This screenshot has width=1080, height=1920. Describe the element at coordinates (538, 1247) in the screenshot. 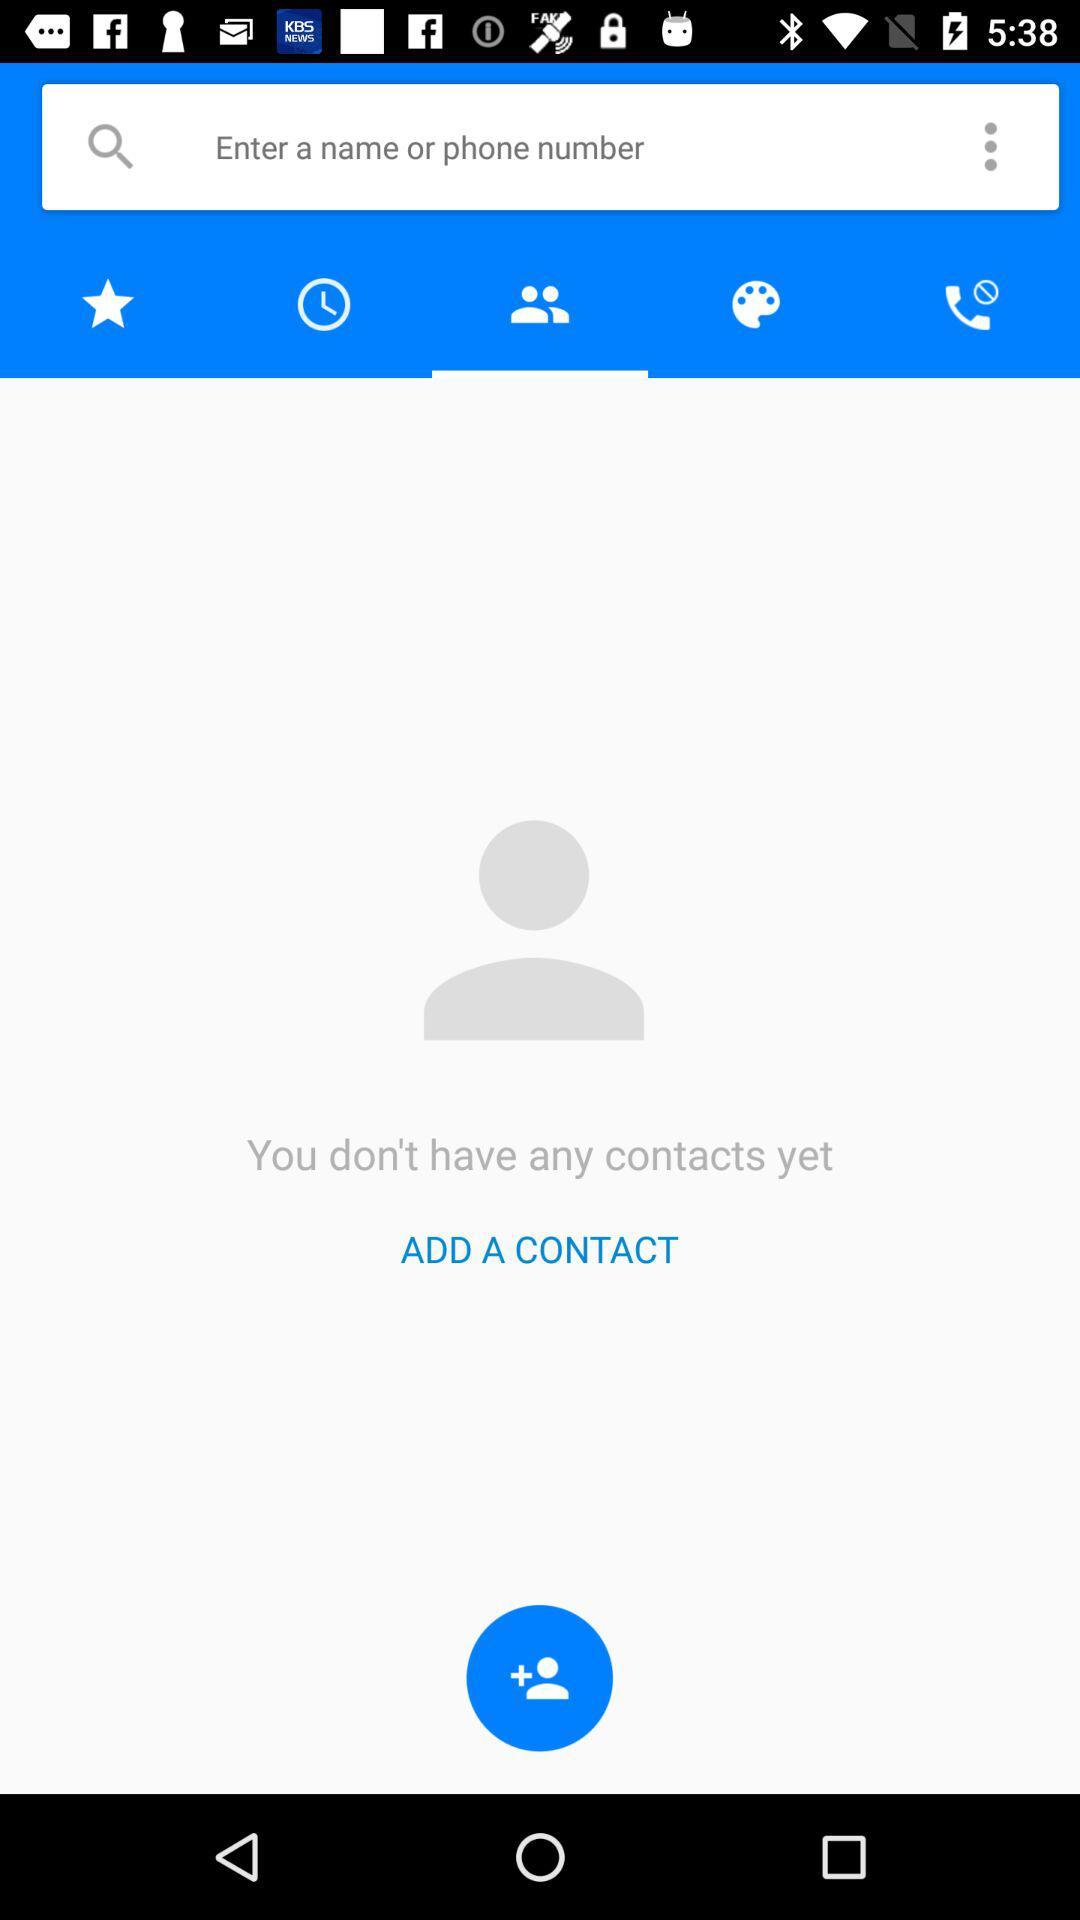

I see `add a contact icon` at that location.